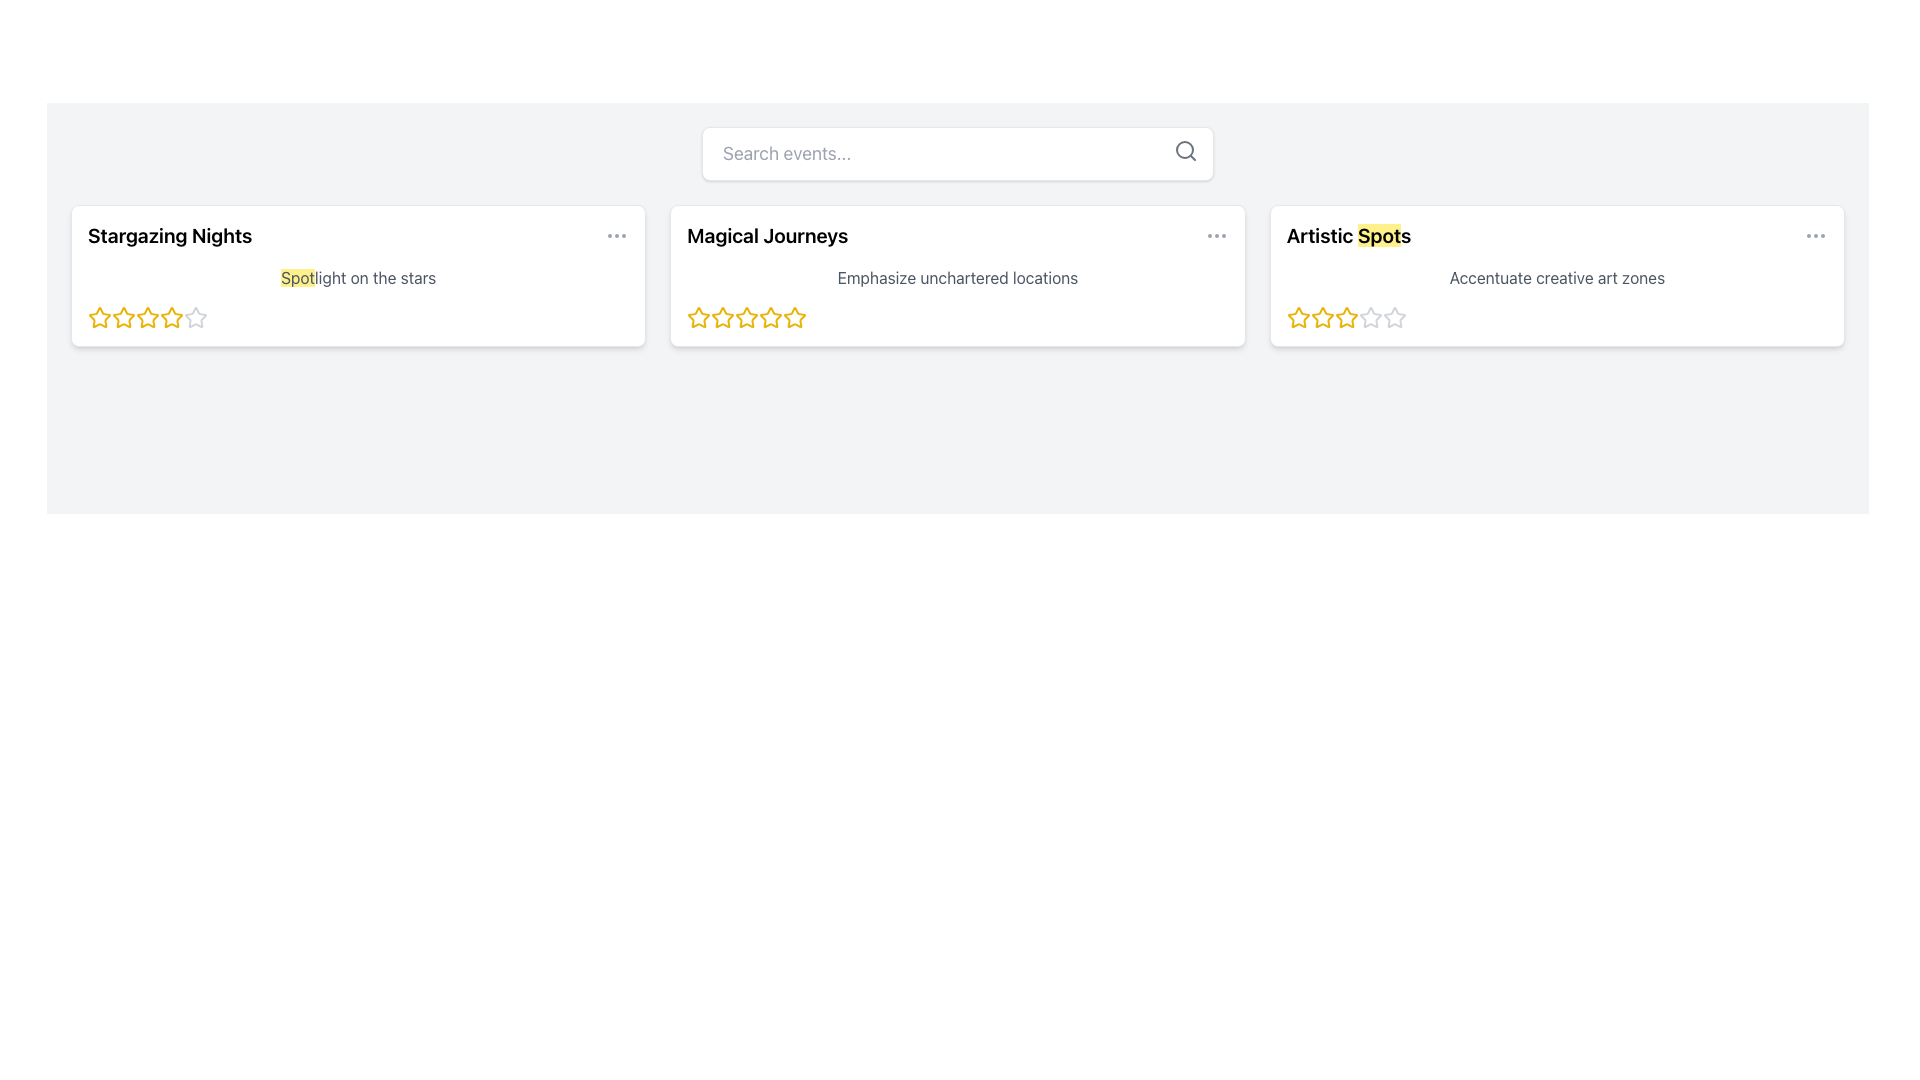 The image size is (1920, 1080). Describe the element at coordinates (794, 316) in the screenshot. I see `the tooltip or animation of the fifth star icon used for displaying ratings, located in the second card from the left in a horizontal list of cards` at that location.